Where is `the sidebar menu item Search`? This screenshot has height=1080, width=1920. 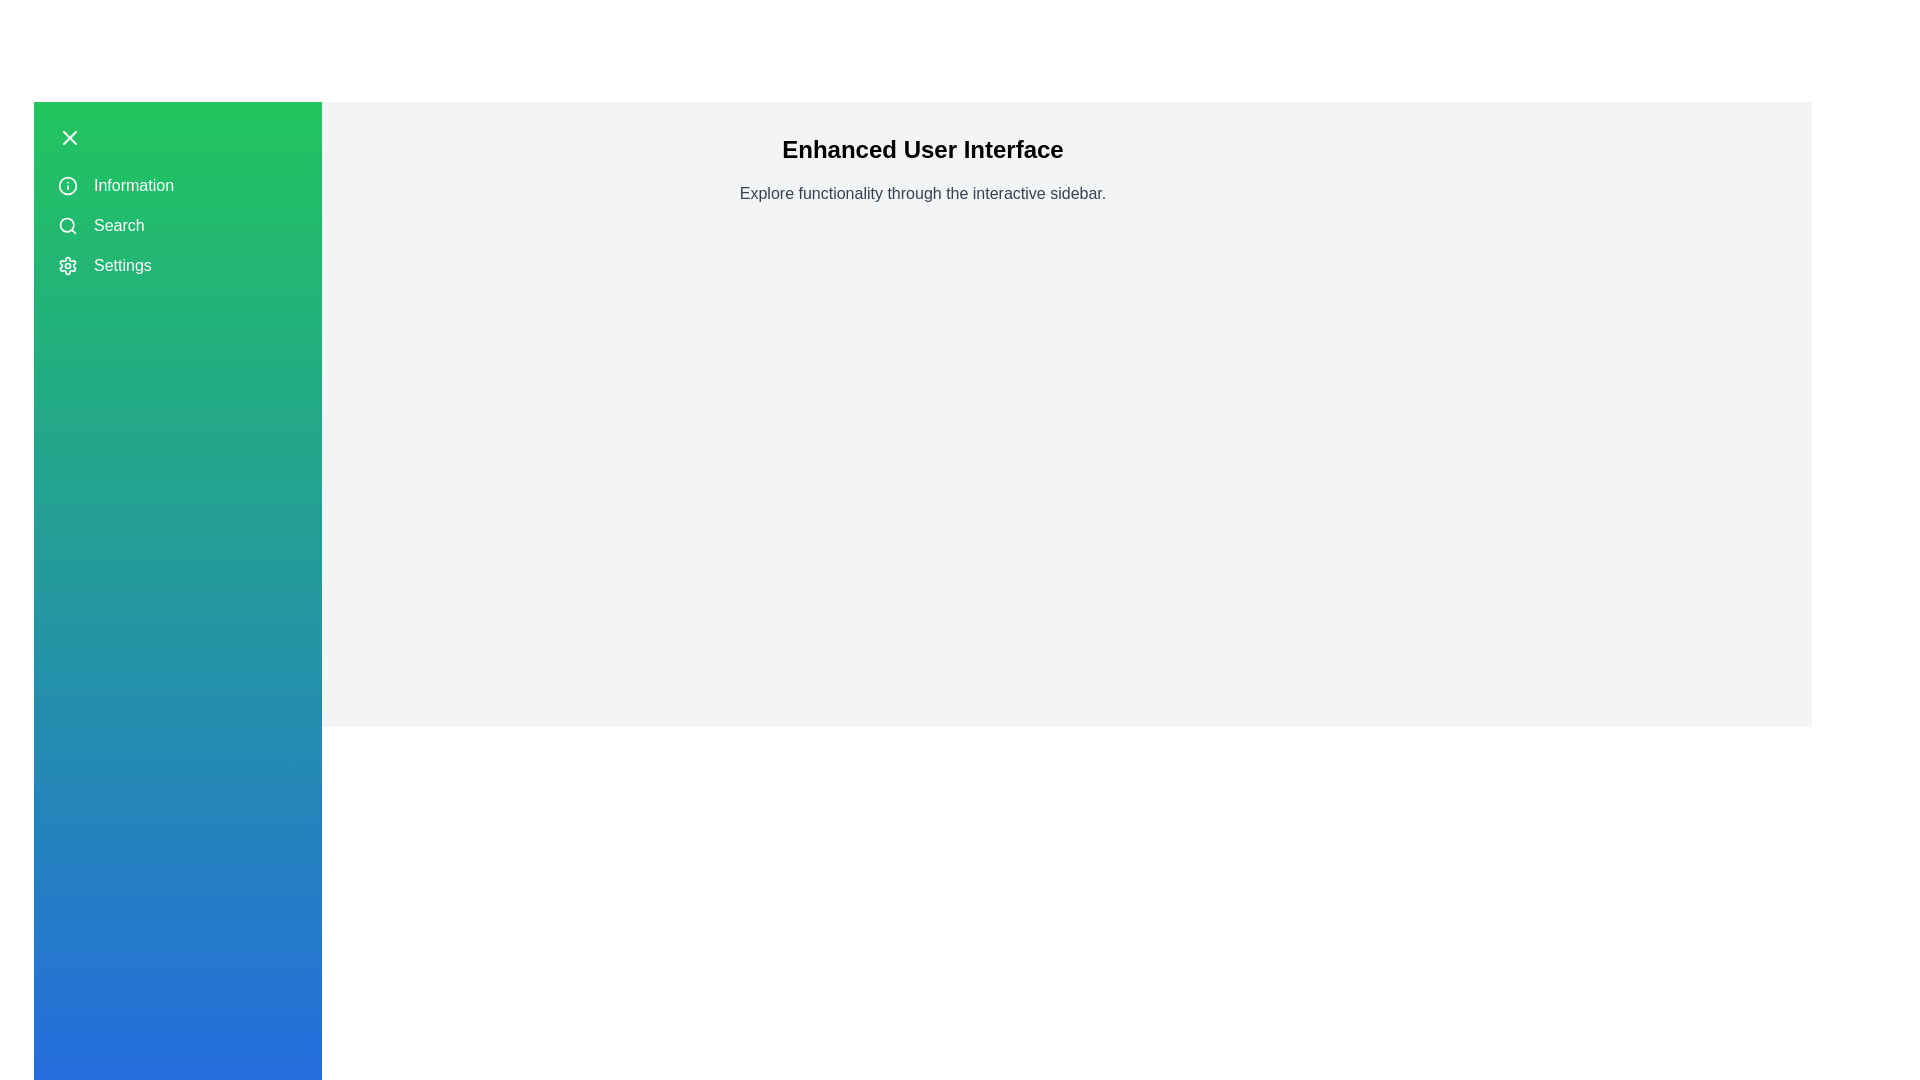 the sidebar menu item Search is located at coordinates (177, 225).